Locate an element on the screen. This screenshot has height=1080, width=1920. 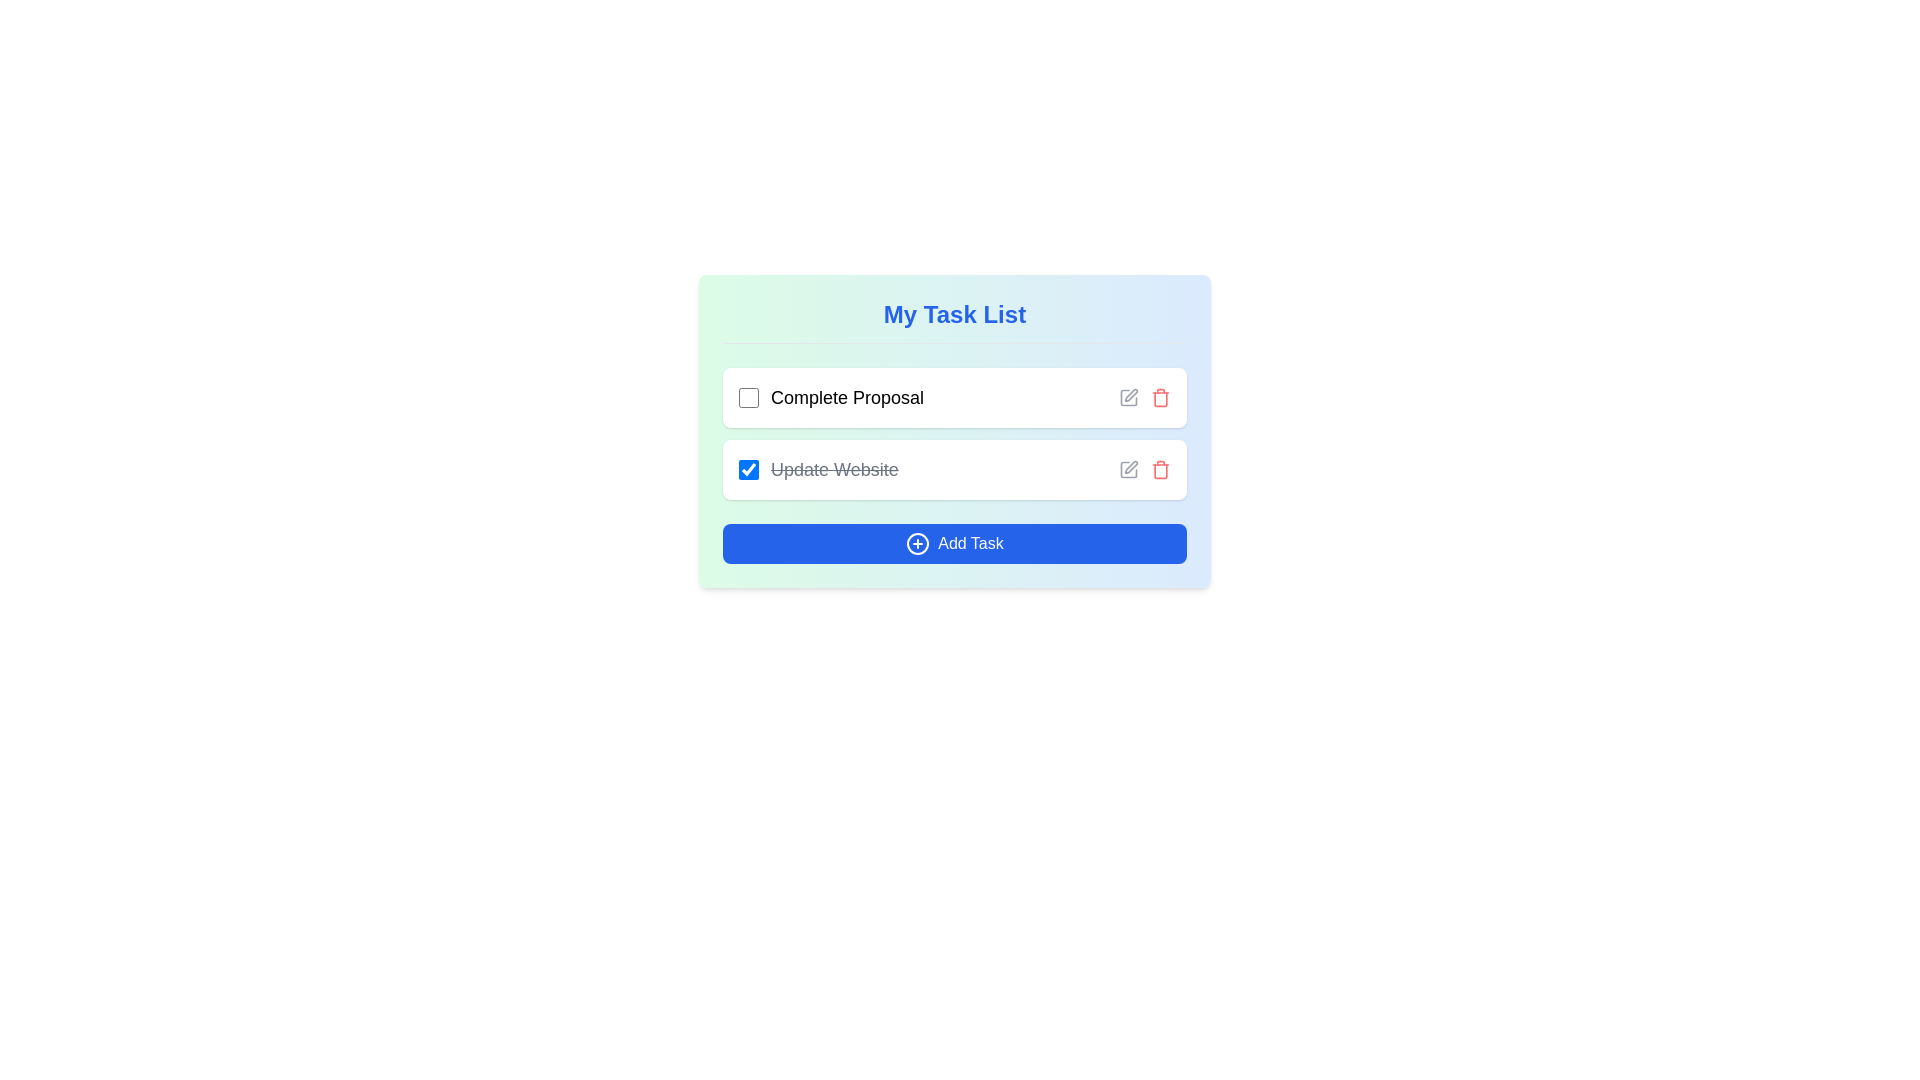
the top task item in the task management interface is located at coordinates (954, 397).